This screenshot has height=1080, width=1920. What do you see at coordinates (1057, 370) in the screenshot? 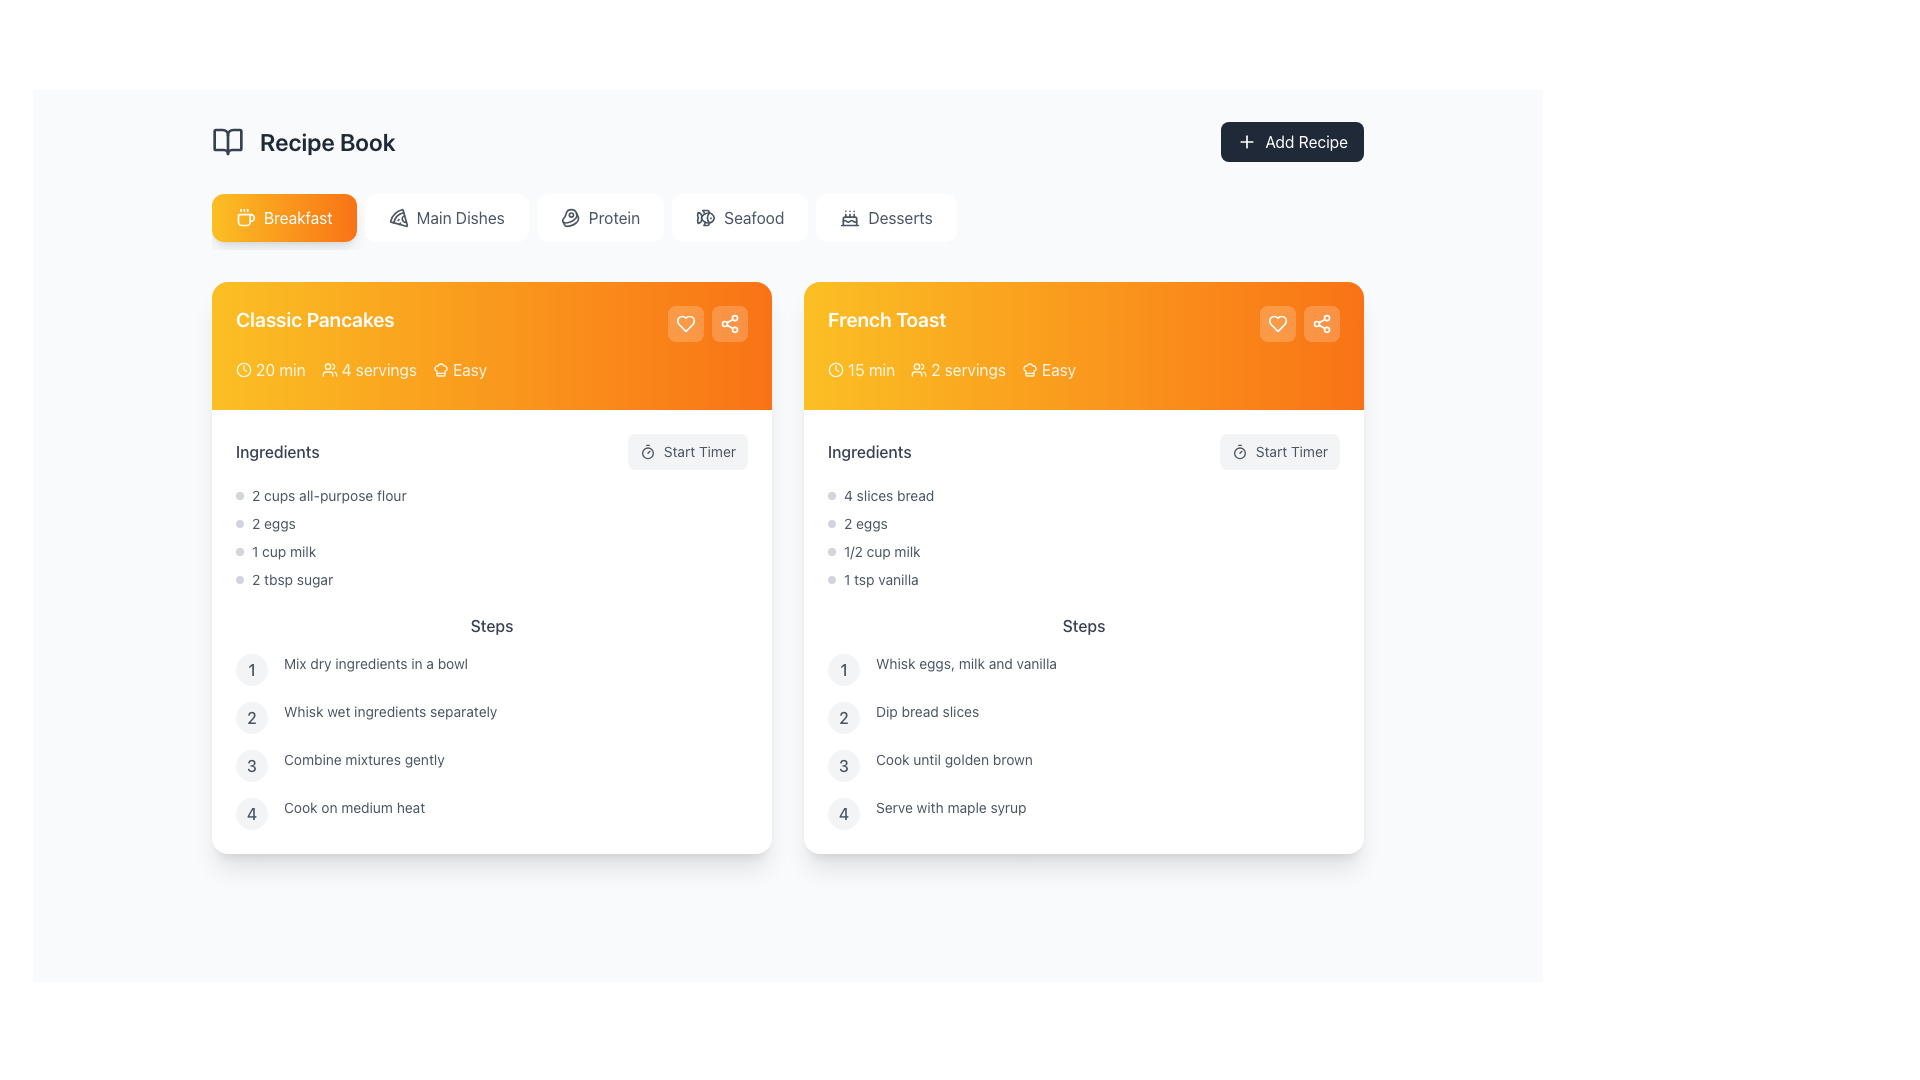
I see `the 'Easy' difficulty level text label located at the top right of the 'French Toast' recipe card, which precedes the action buttons` at bounding box center [1057, 370].